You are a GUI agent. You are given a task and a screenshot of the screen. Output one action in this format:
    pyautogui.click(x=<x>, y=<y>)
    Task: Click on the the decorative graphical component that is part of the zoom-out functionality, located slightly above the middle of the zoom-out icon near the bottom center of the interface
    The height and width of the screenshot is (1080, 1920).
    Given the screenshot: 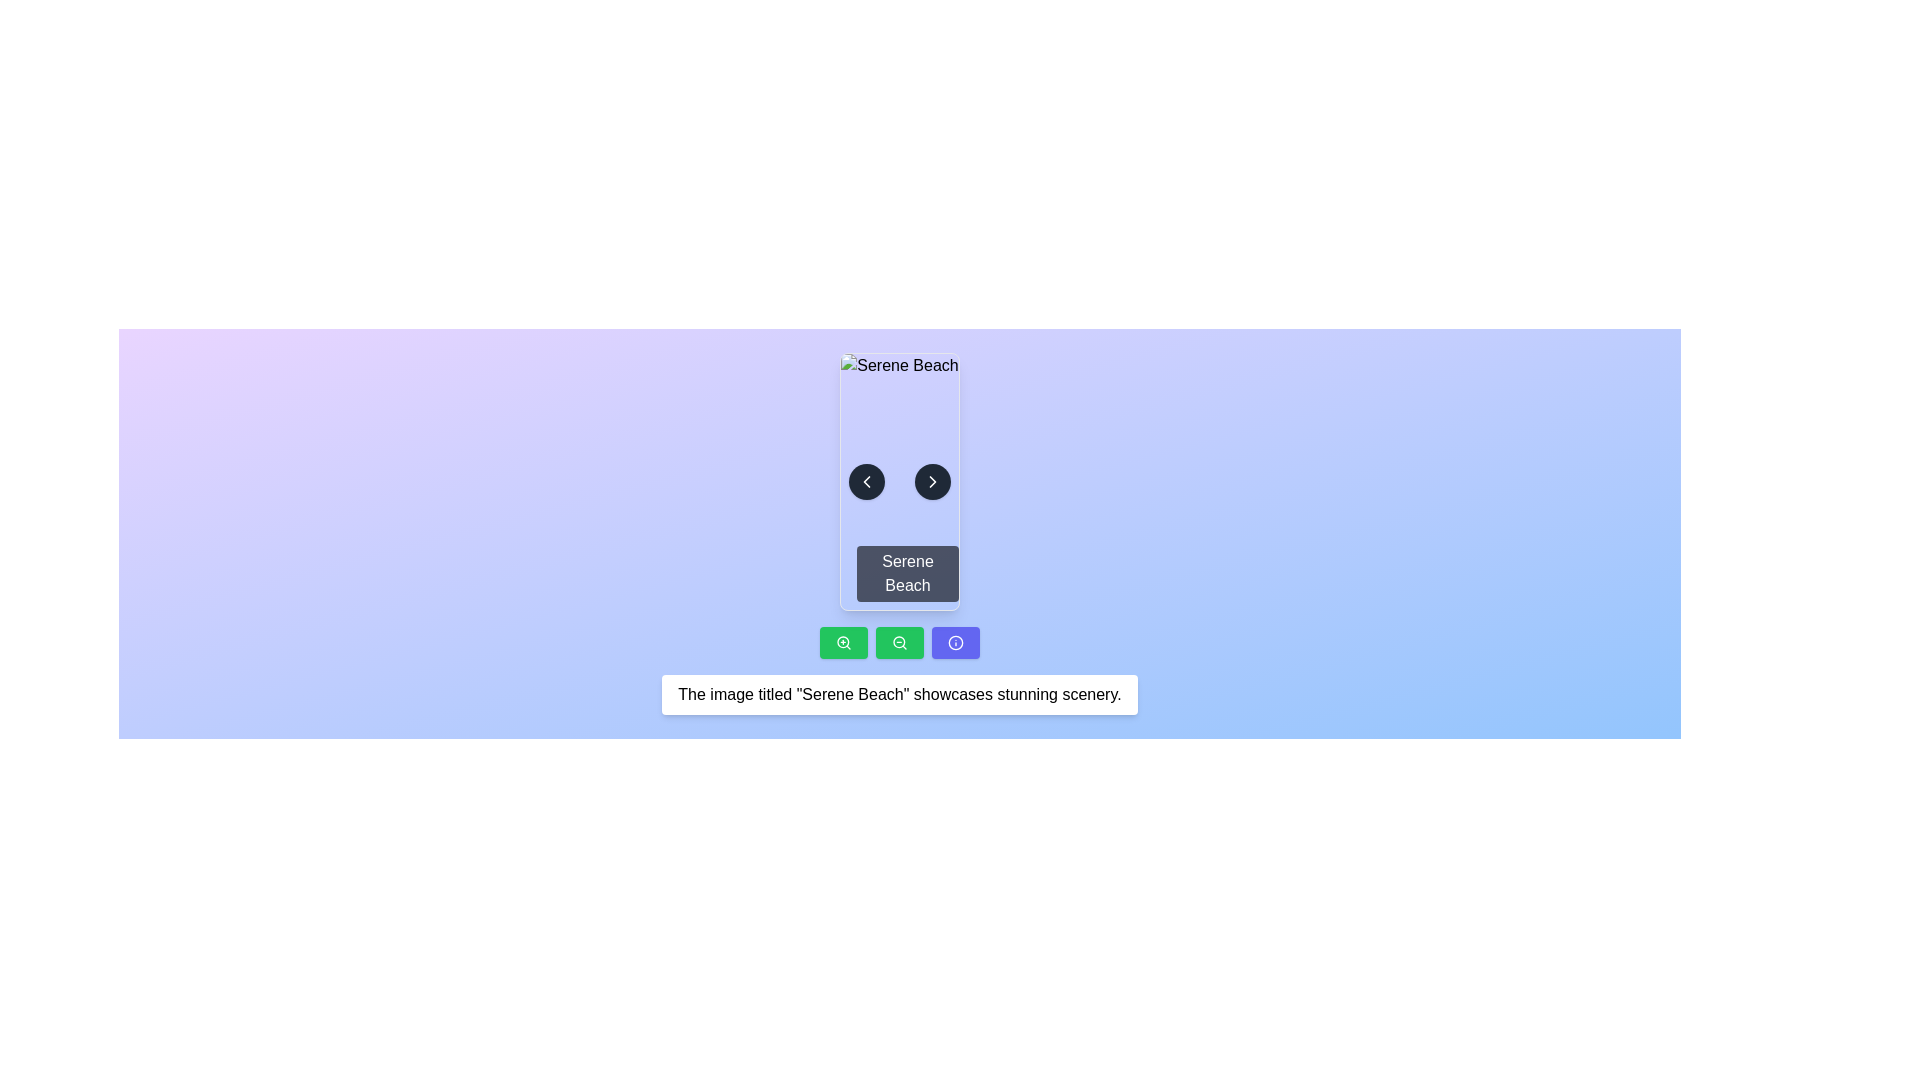 What is the action you would take?
    pyautogui.click(x=898, y=642)
    